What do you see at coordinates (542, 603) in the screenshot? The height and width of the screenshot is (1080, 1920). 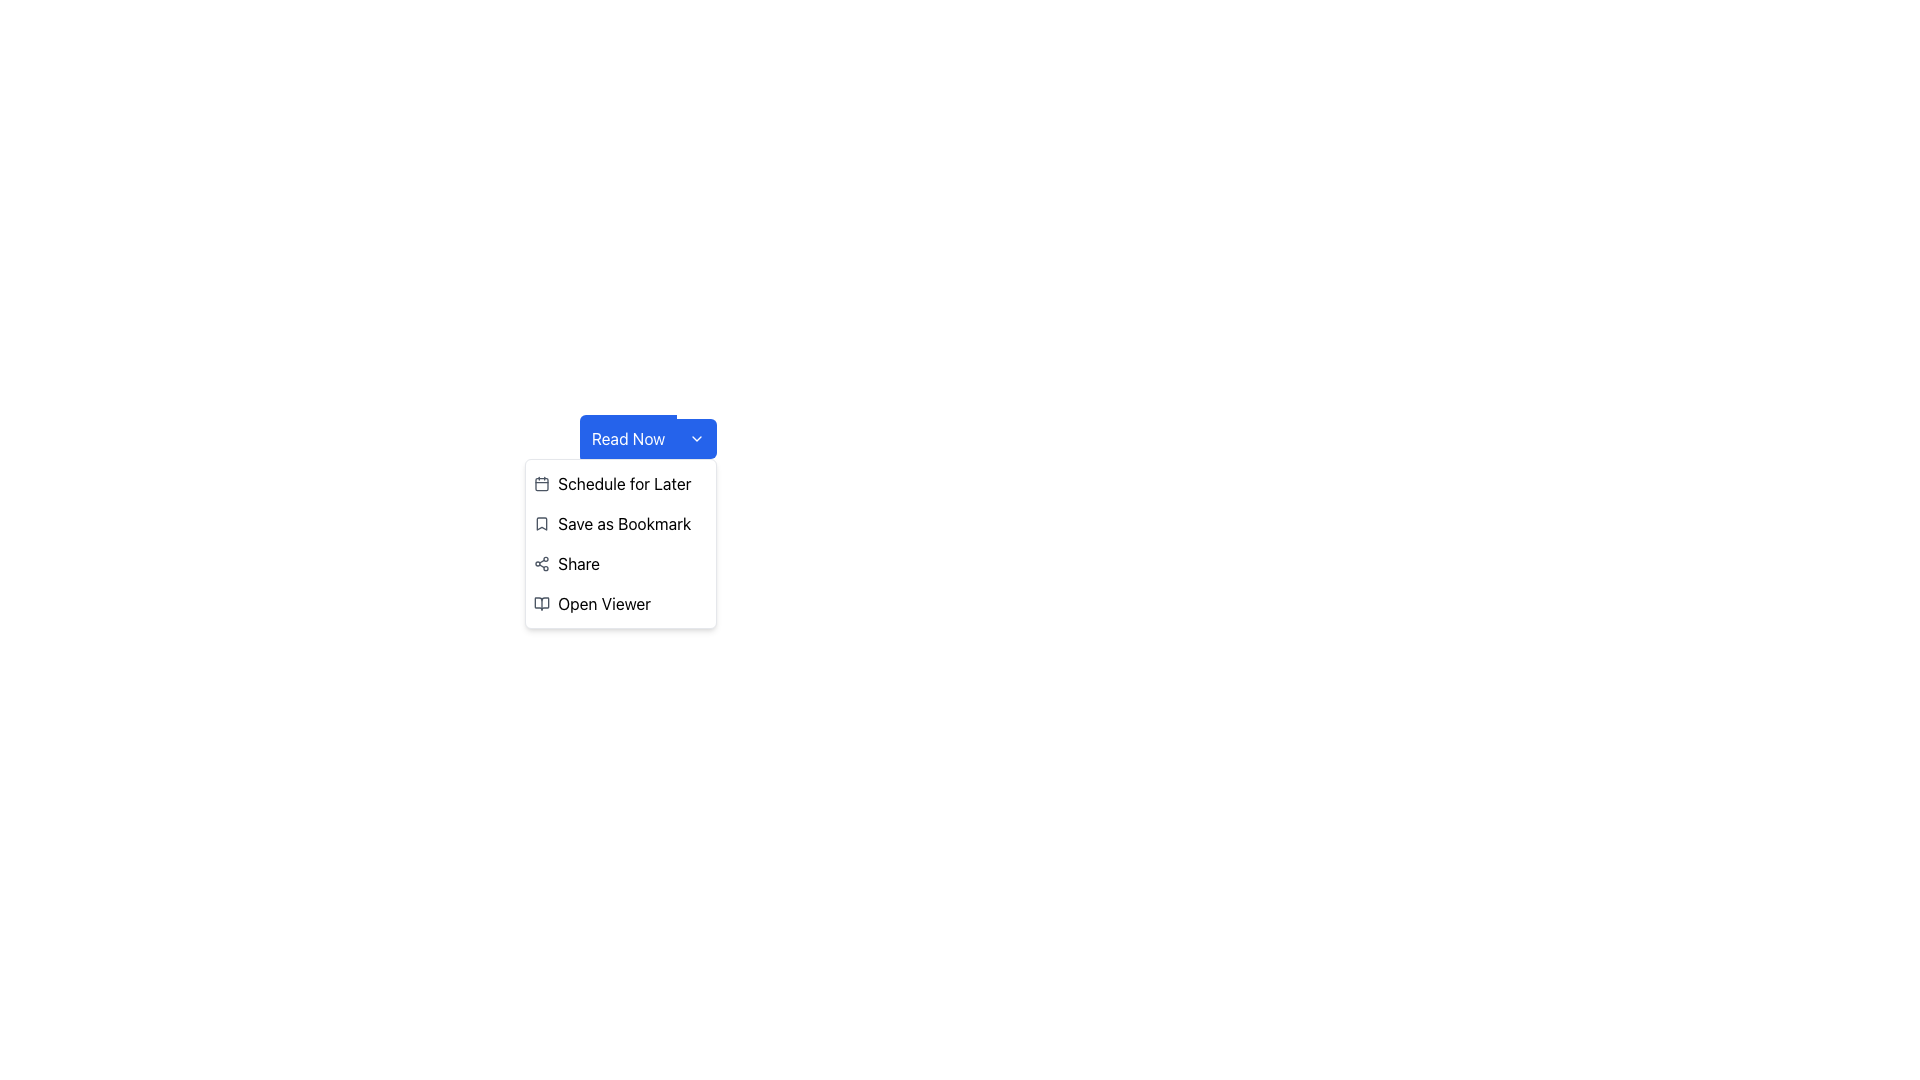 I see `the 'Open Viewer' icon in the menu` at bounding box center [542, 603].